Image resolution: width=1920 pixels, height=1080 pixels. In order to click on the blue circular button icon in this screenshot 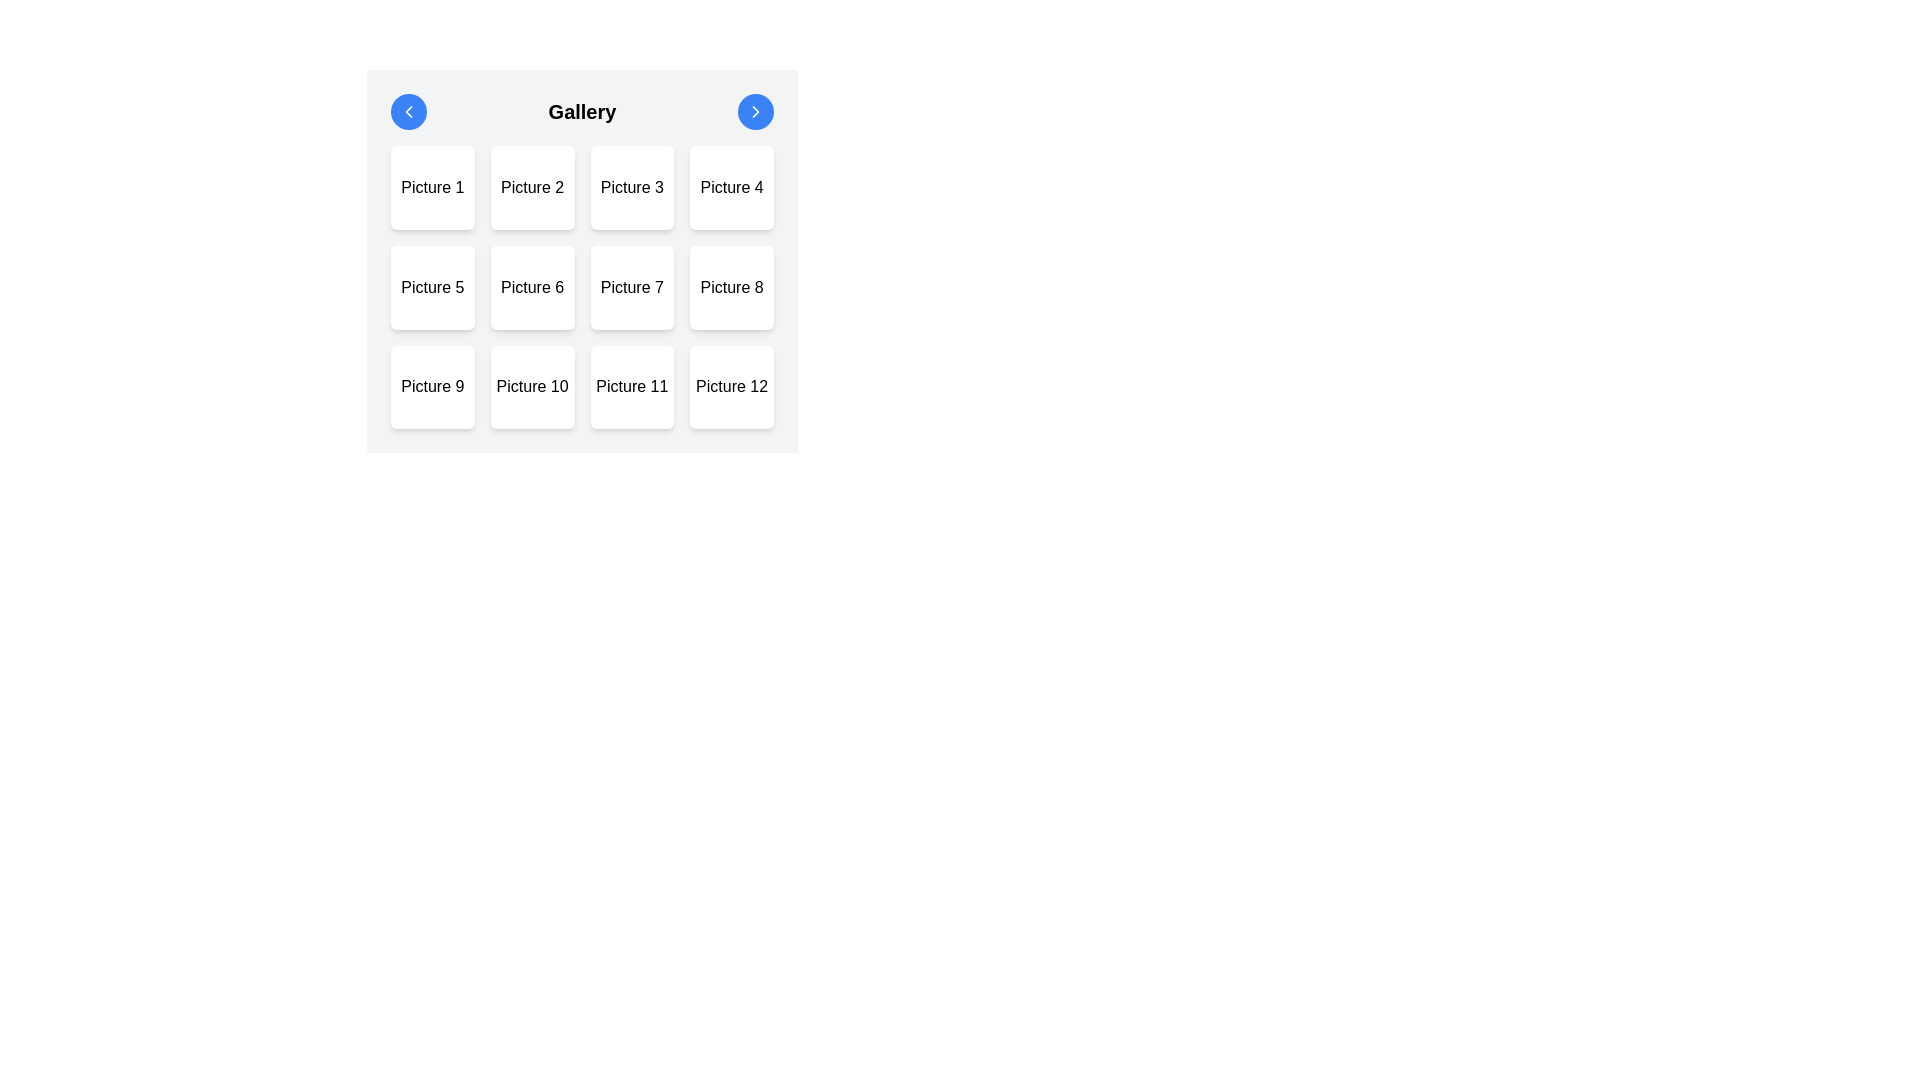, I will do `click(754, 111)`.